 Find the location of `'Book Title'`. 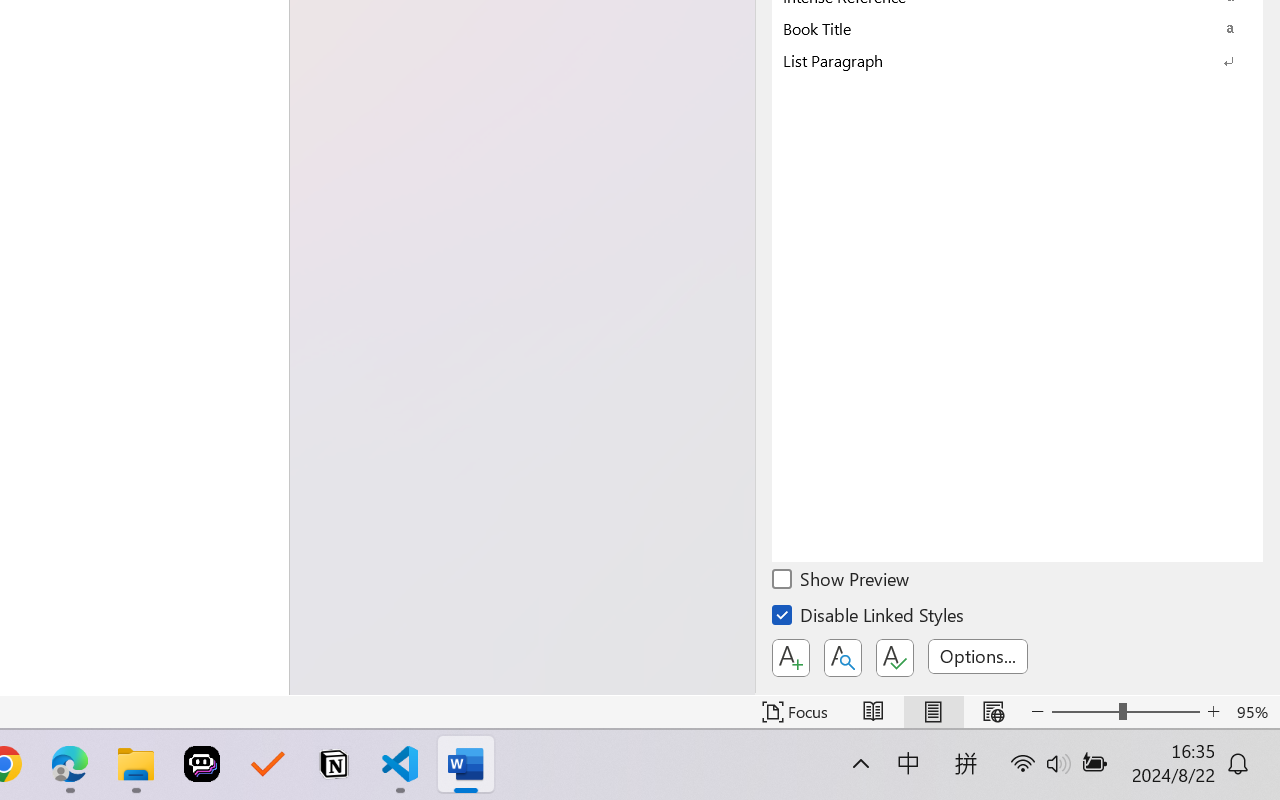

'Book Title' is located at coordinates (1017, 28).